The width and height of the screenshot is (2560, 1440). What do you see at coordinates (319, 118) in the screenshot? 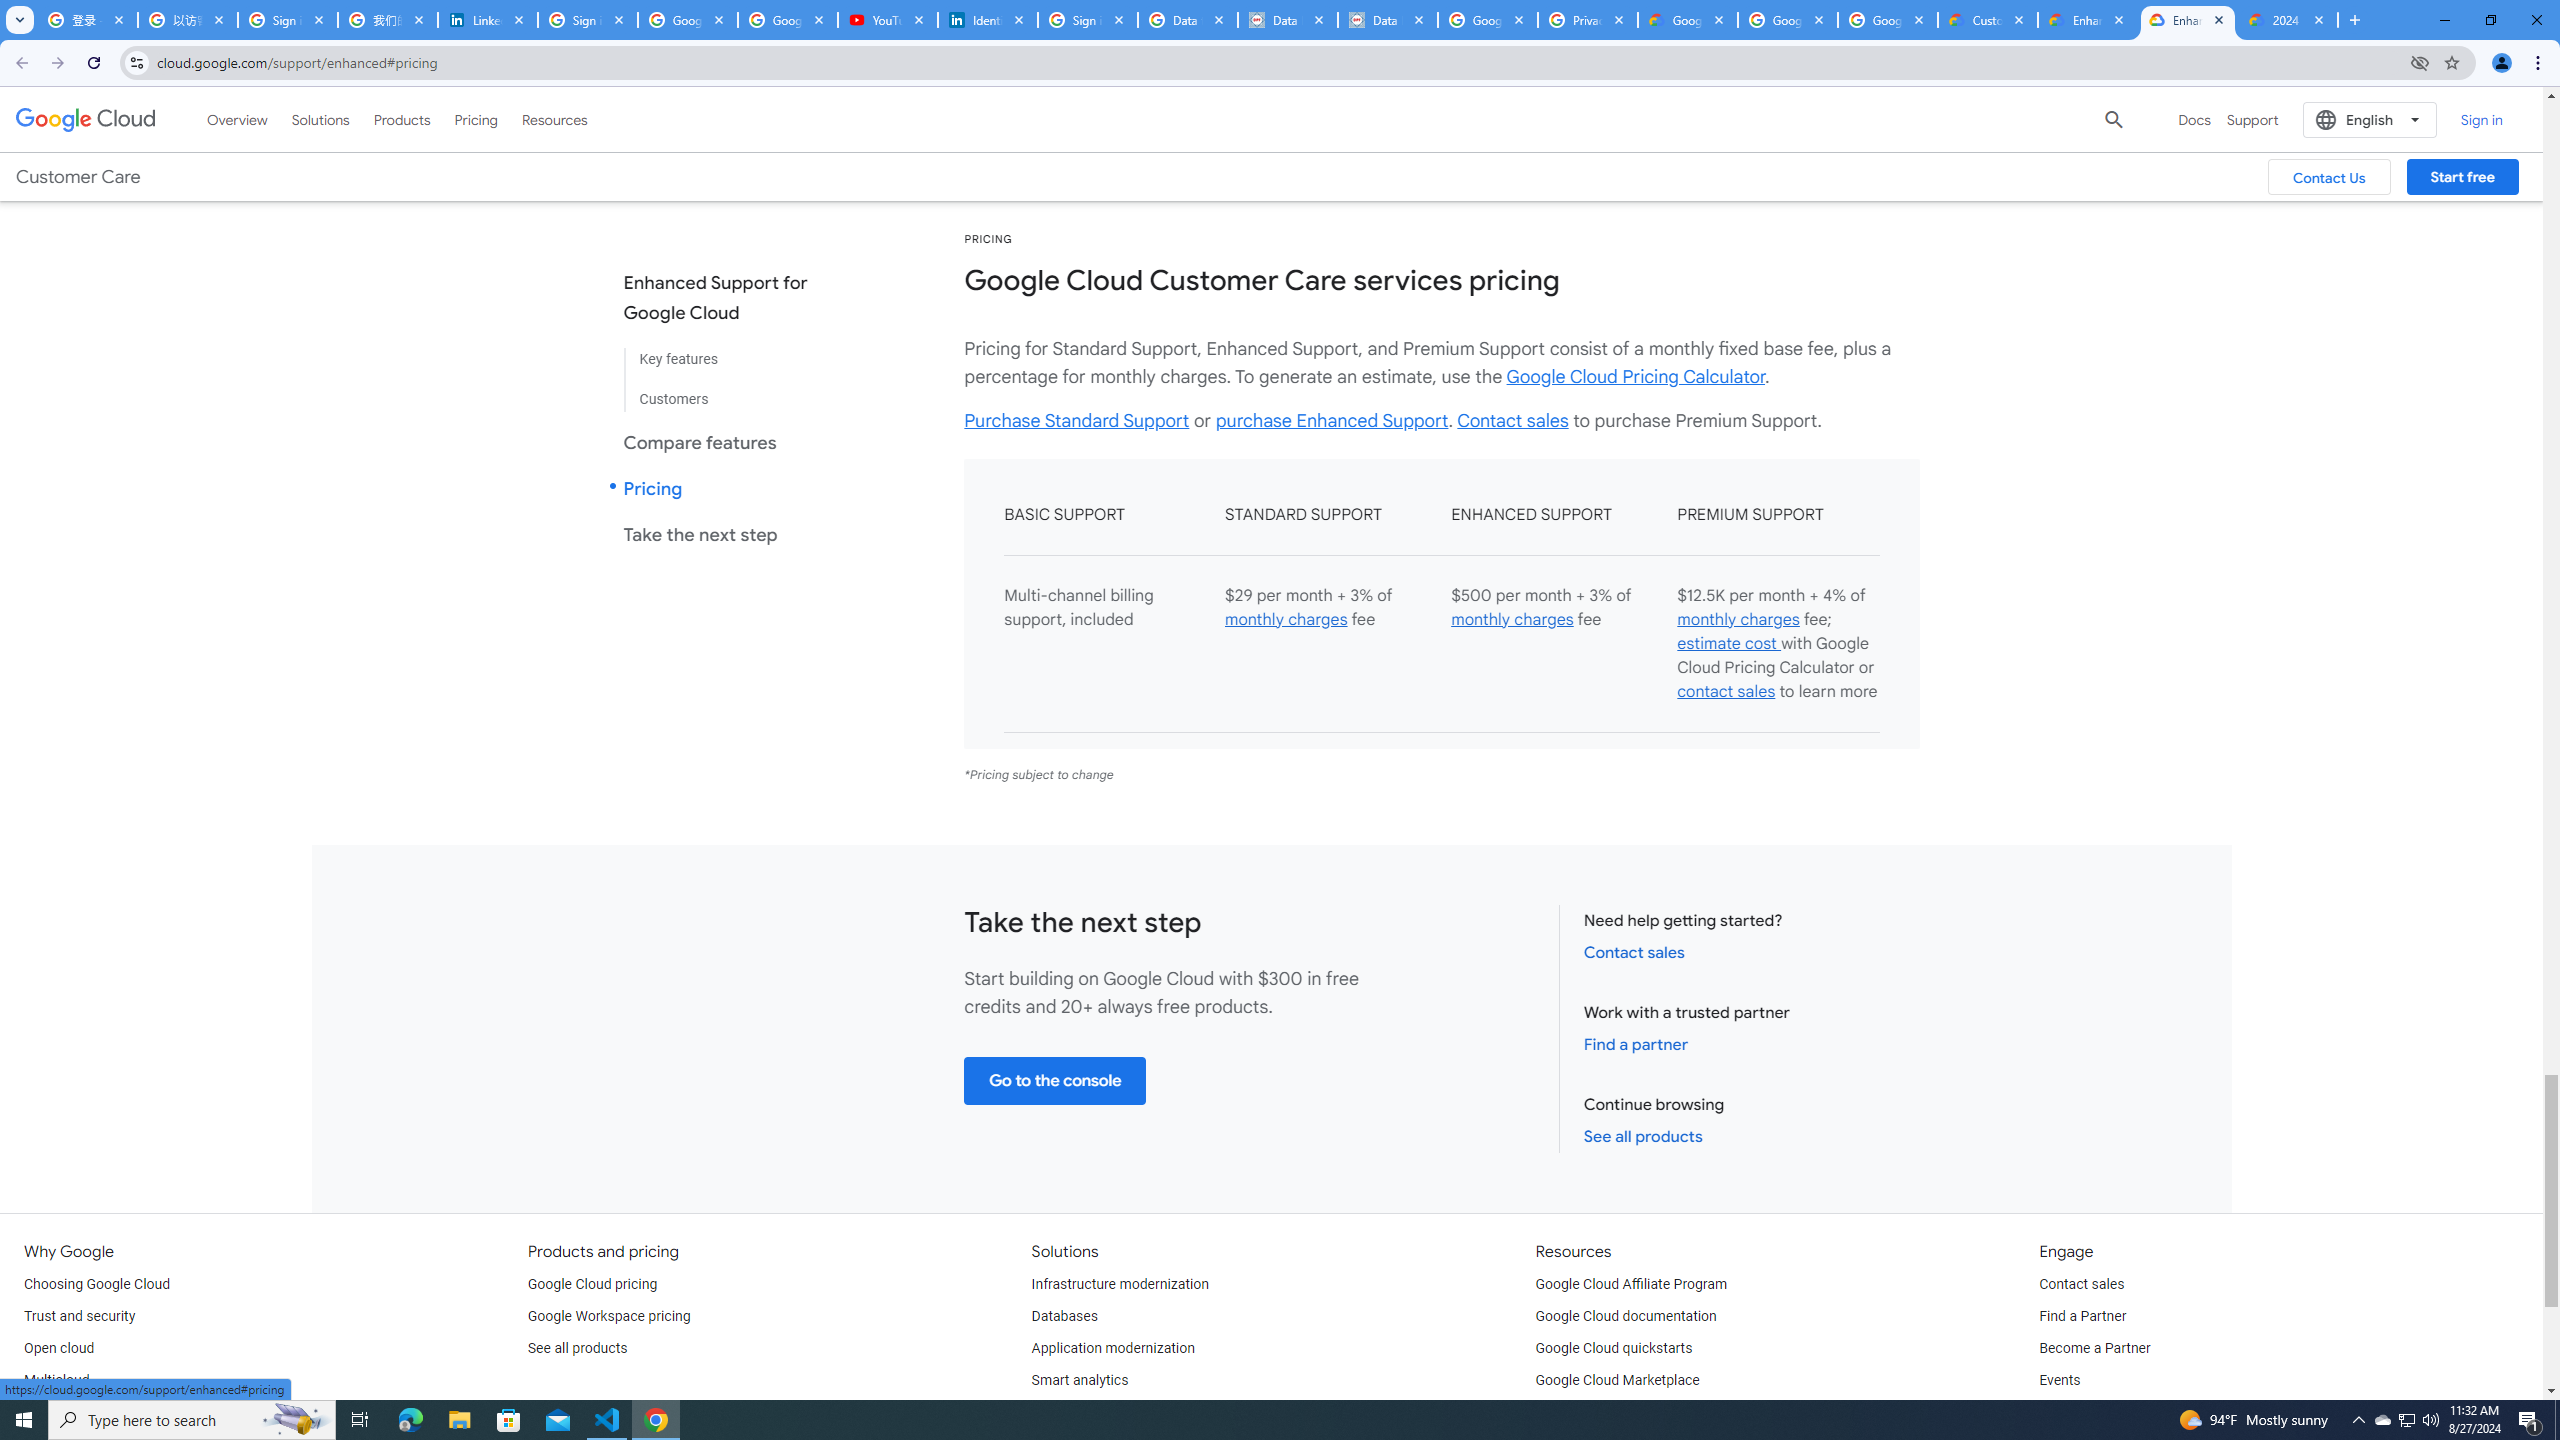
I see `'Solutions'` at bounding box center [319, 118].